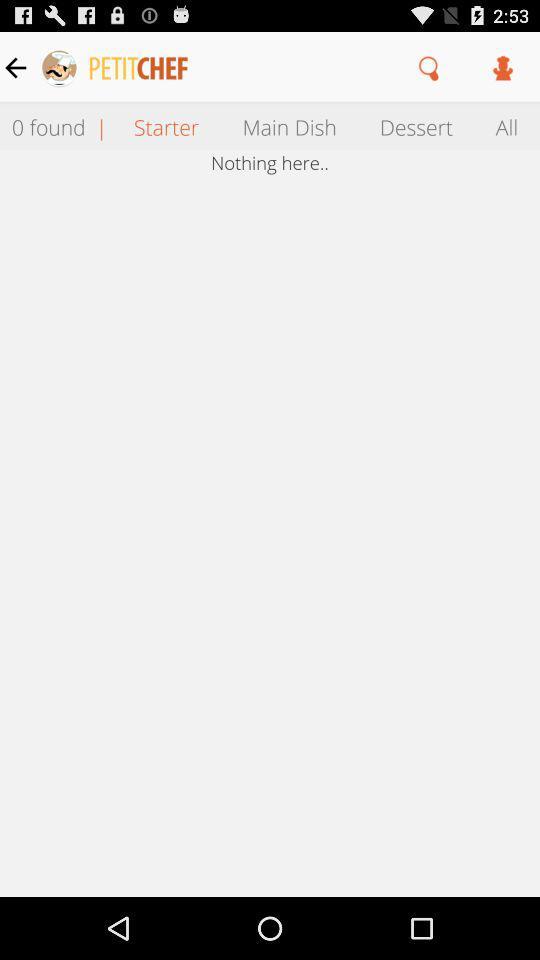  I want to click on the item to the right of | icon, so click(165, 125).